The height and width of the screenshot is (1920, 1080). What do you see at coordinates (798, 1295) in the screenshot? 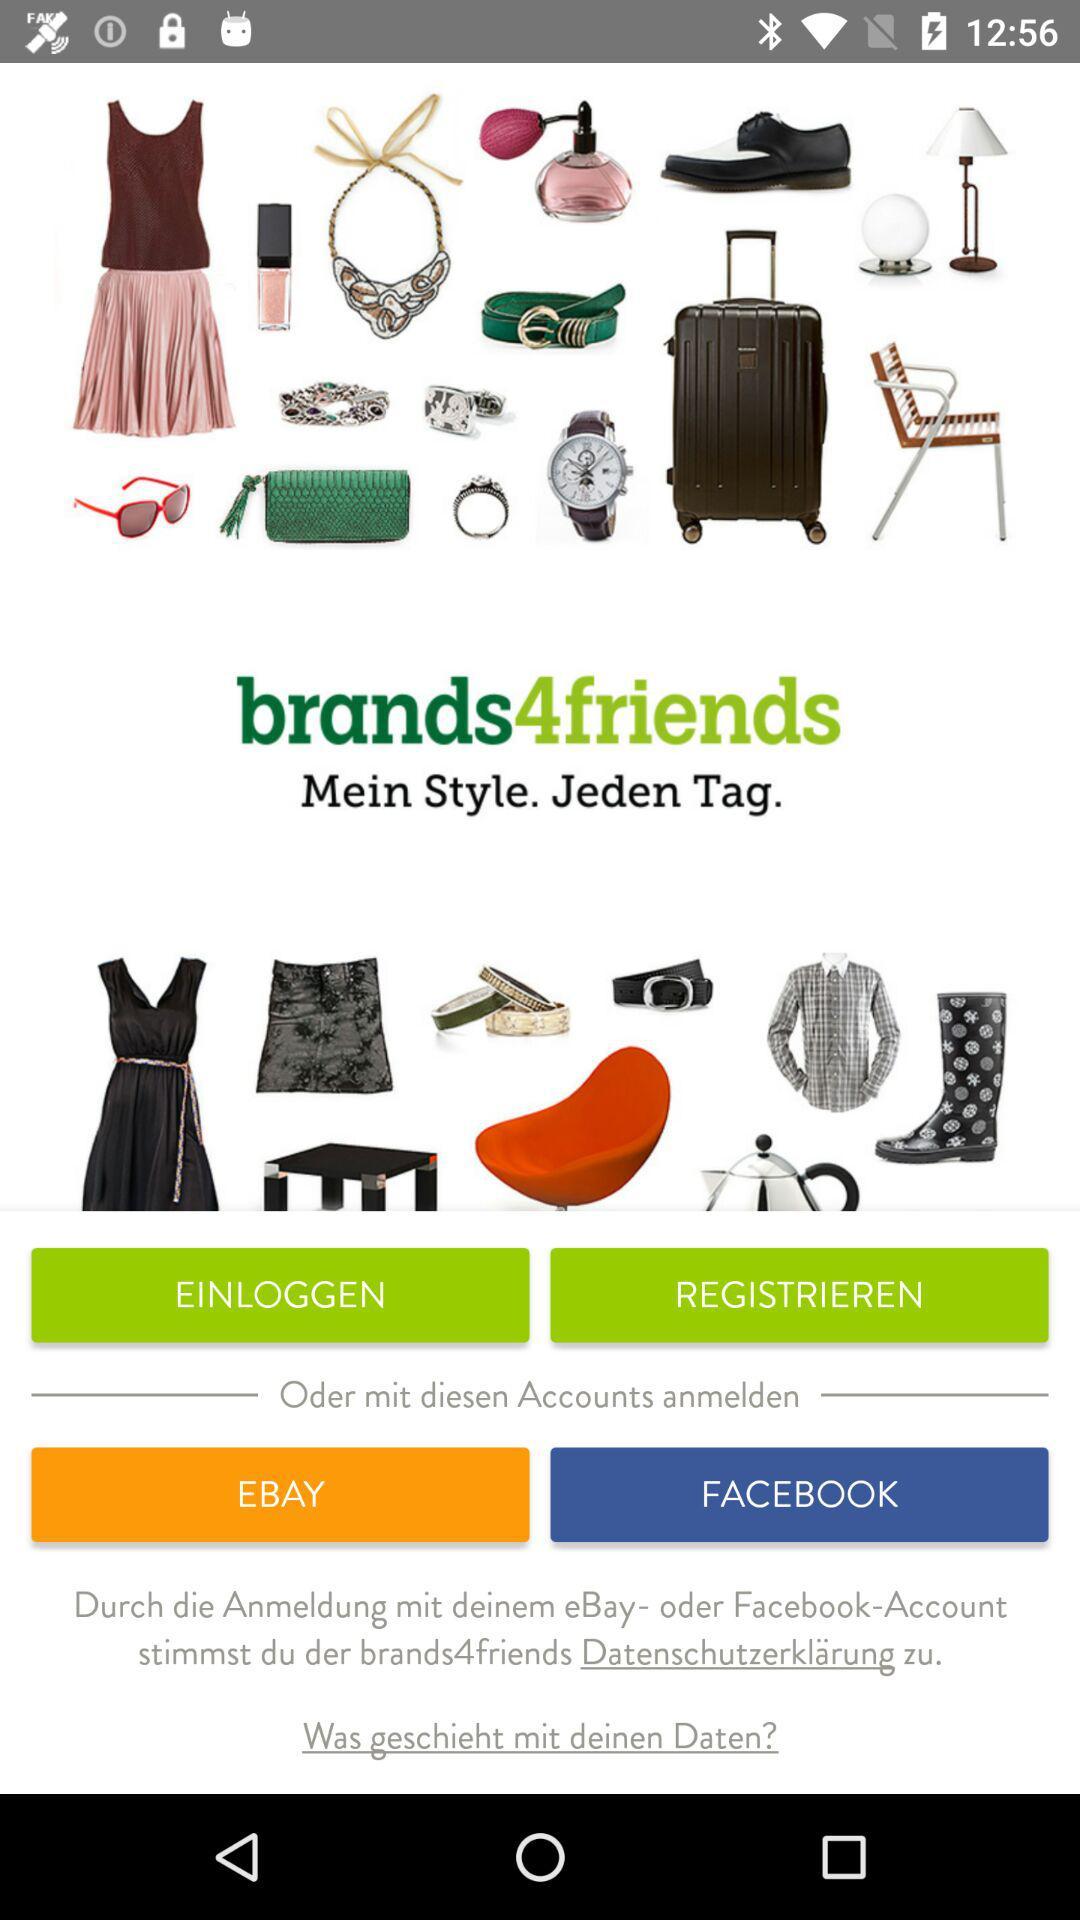
I see `the registrieren icon` at bounding box center [798, 1295].